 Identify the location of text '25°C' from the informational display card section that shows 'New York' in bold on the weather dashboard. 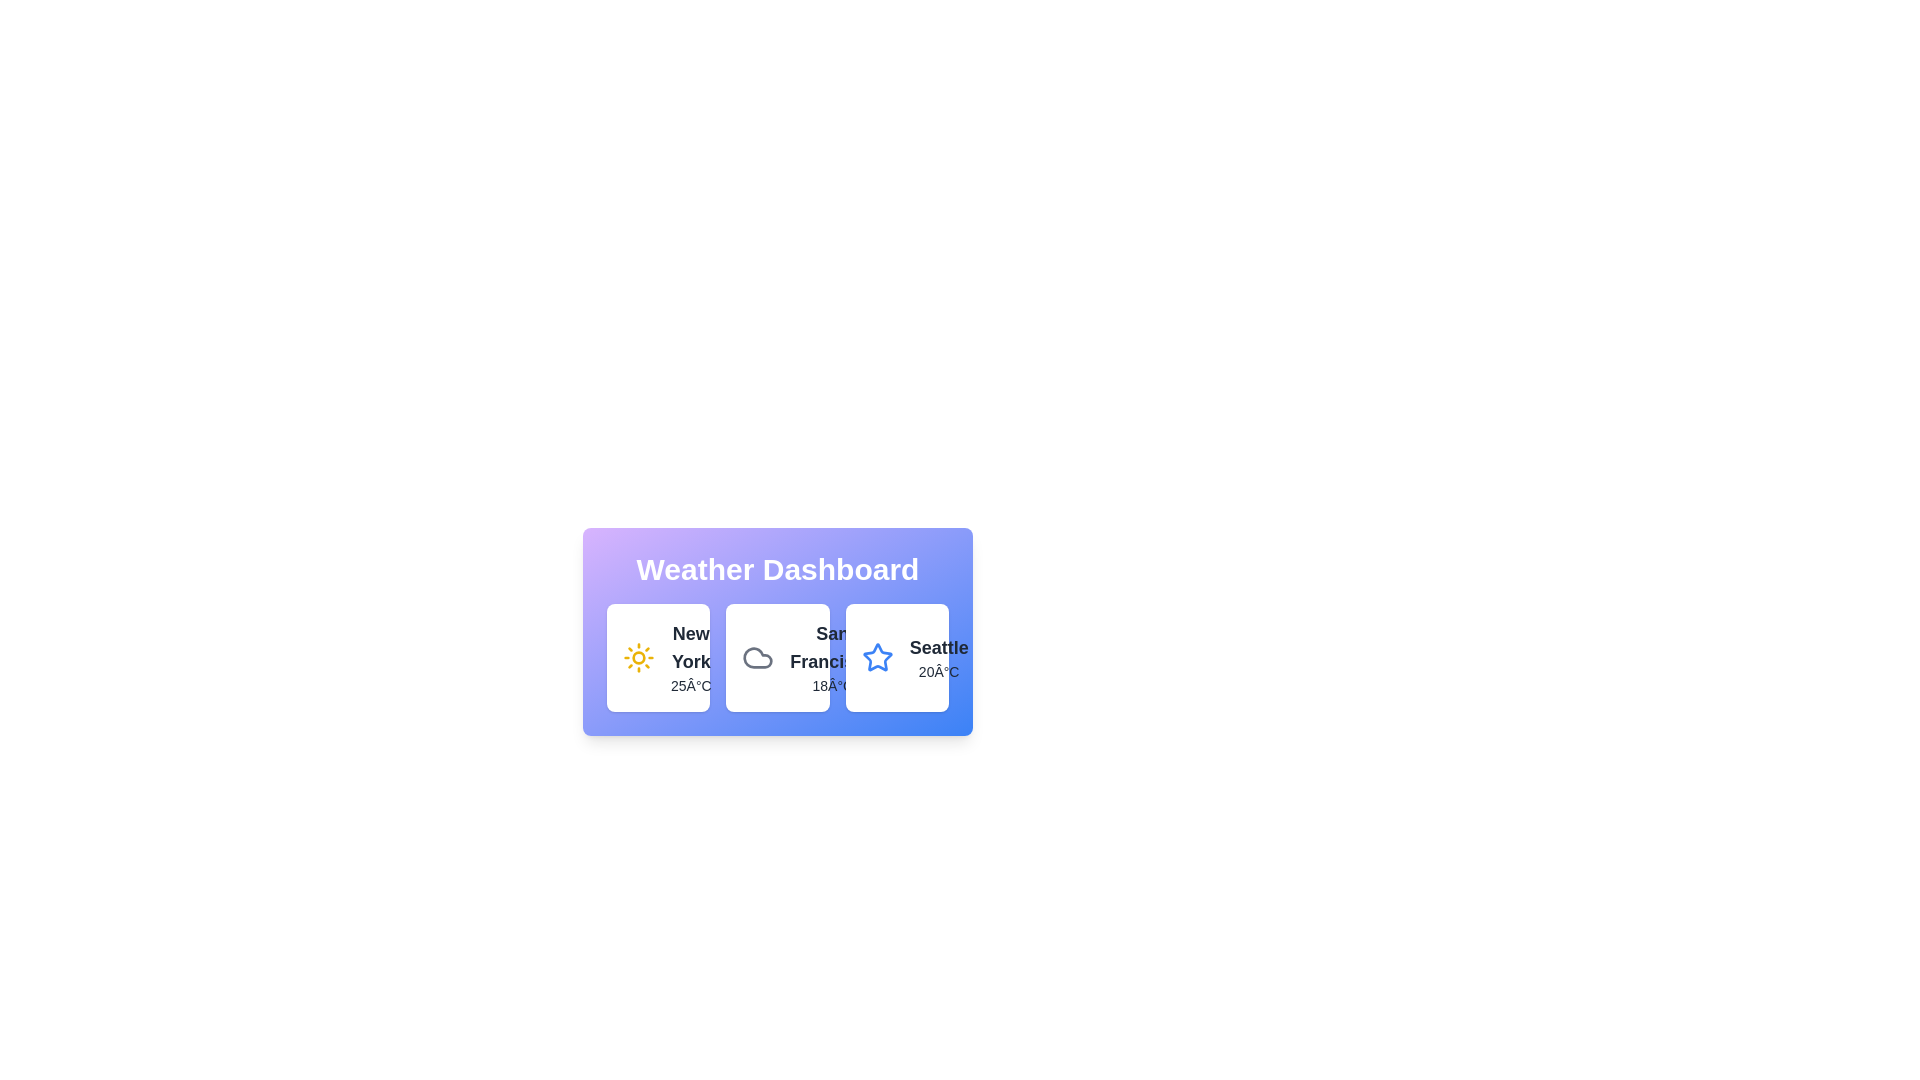
(691, 658).